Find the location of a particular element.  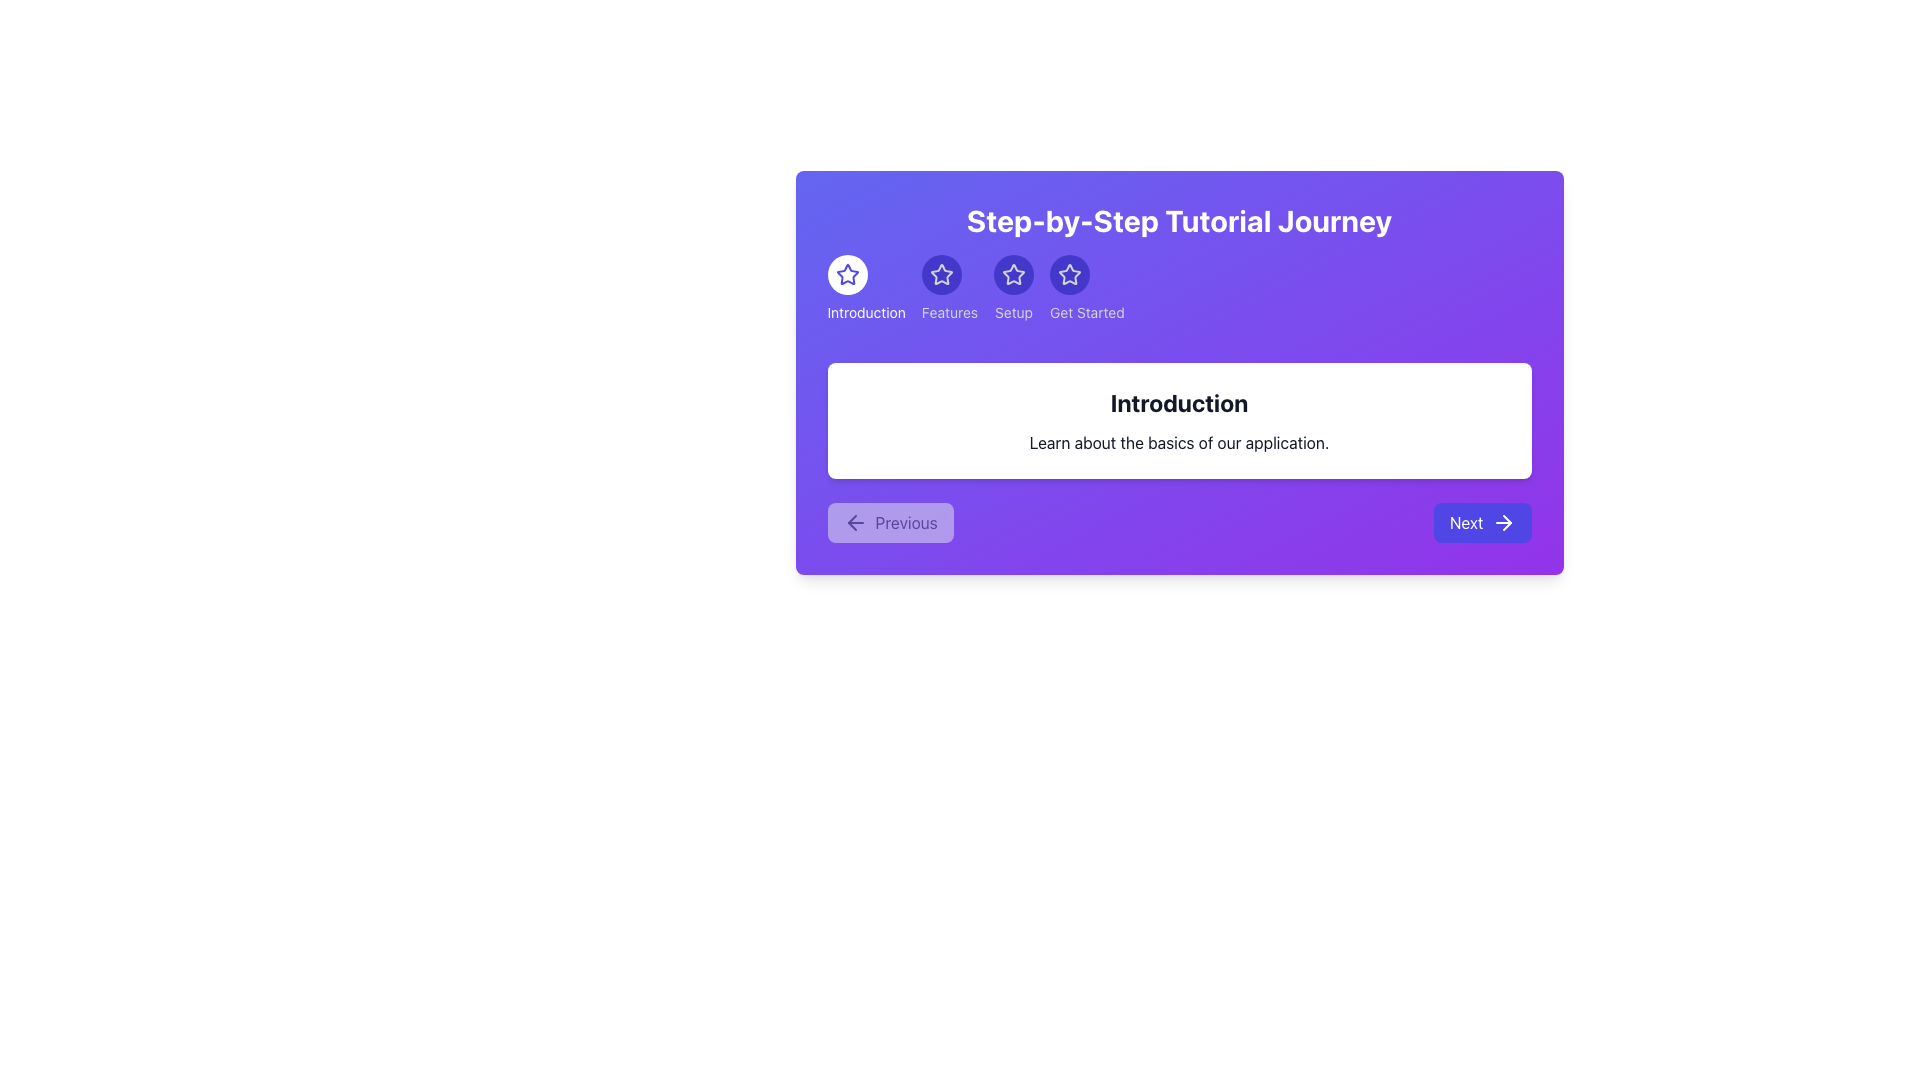

the circular navigation button with a star icon, which is styled as a blue circle and is the fourth item in the horizontal navigation menu is located at coordinates (1069, 274).